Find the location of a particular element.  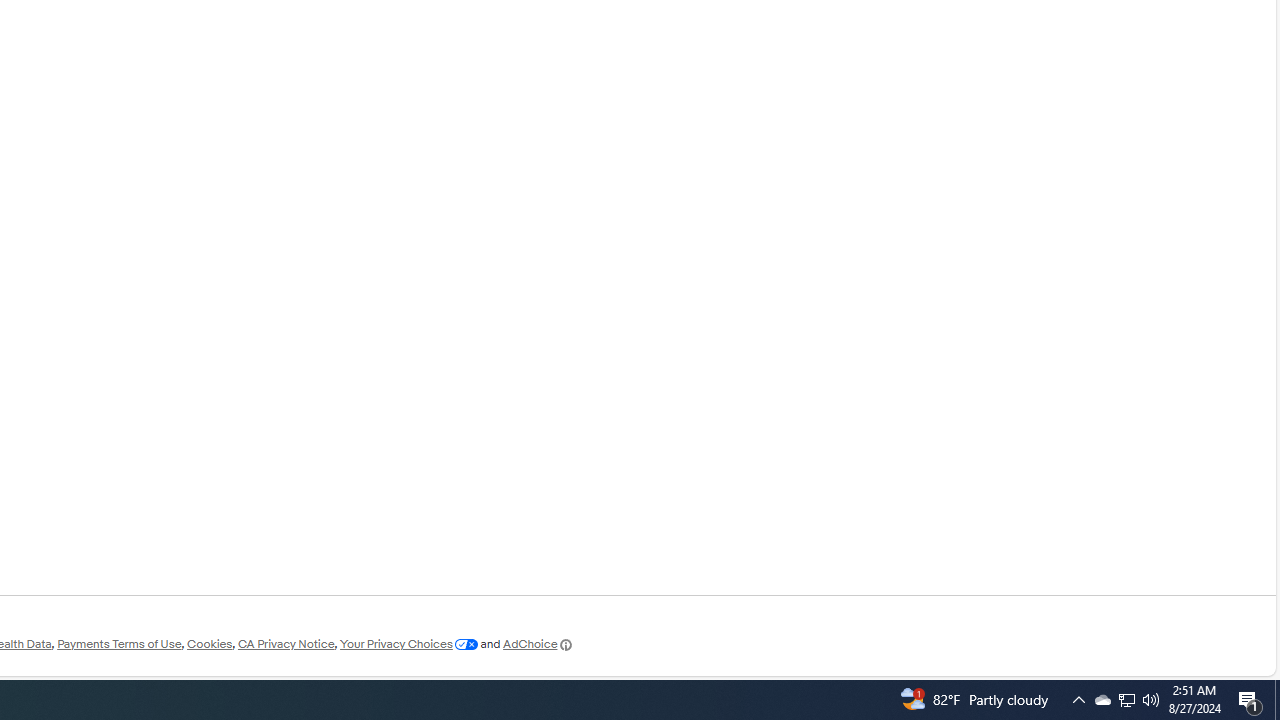

'AdChoice' is located at coordinates (538, 644).